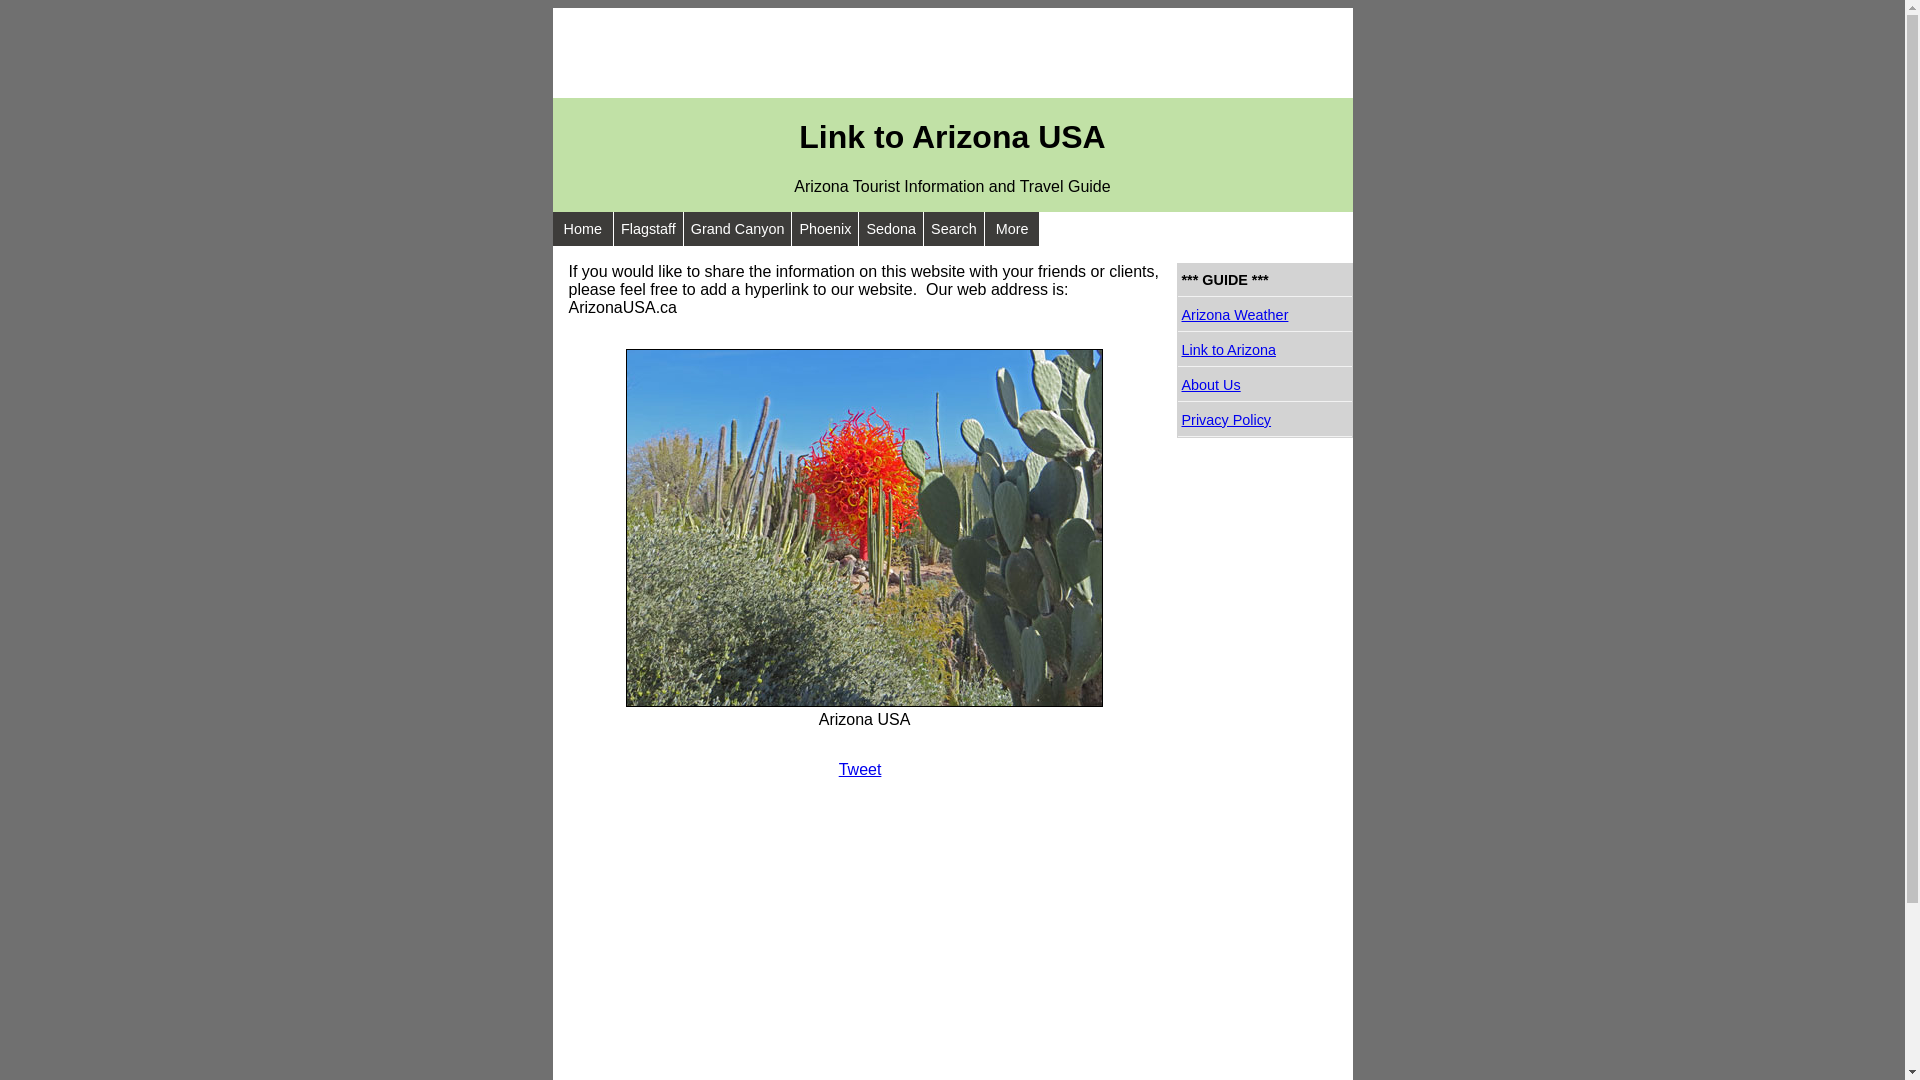 This screenshot has height=1080, width=1920. Describe the element at coordinates (984, 227) in the screenshot. I see `' More '` at that location.